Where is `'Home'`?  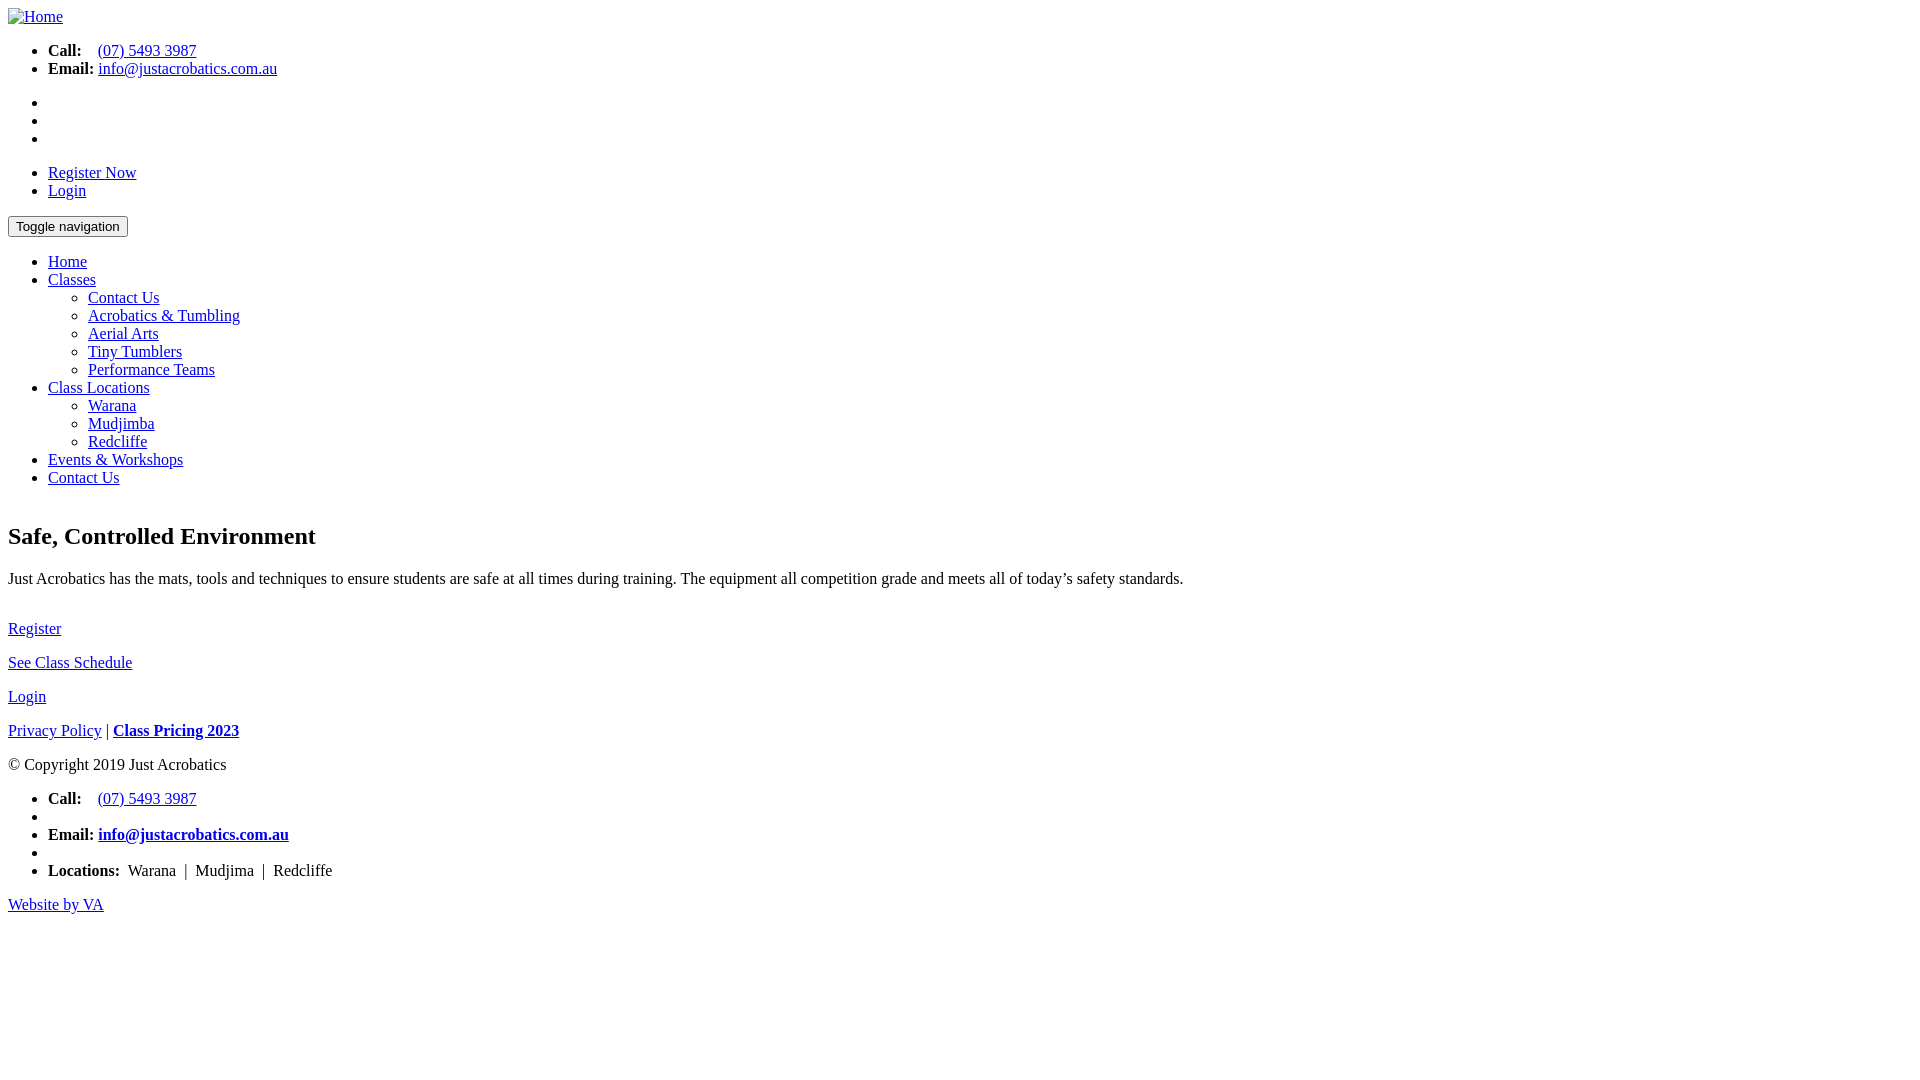
'Home' is located at coordinates (67, 260).